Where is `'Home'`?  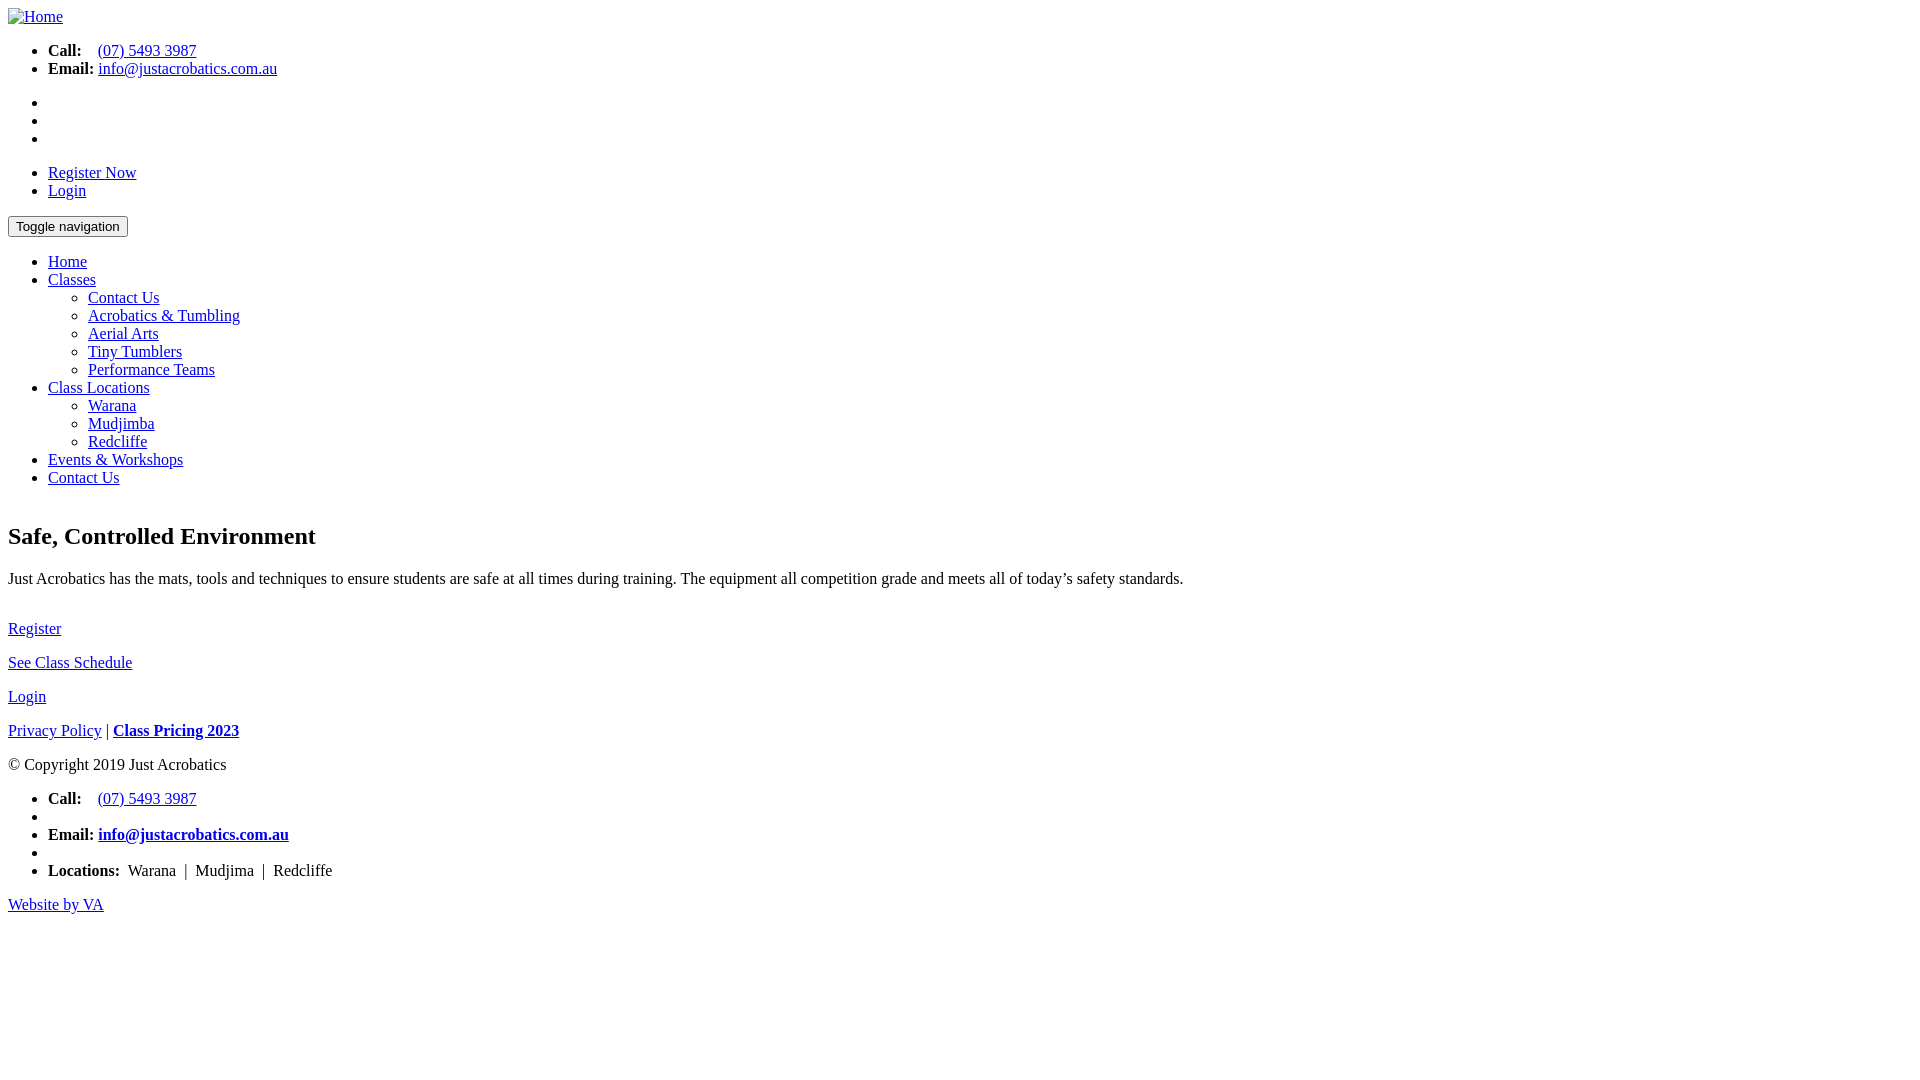
'Home' is located at coordinates (67, 260).